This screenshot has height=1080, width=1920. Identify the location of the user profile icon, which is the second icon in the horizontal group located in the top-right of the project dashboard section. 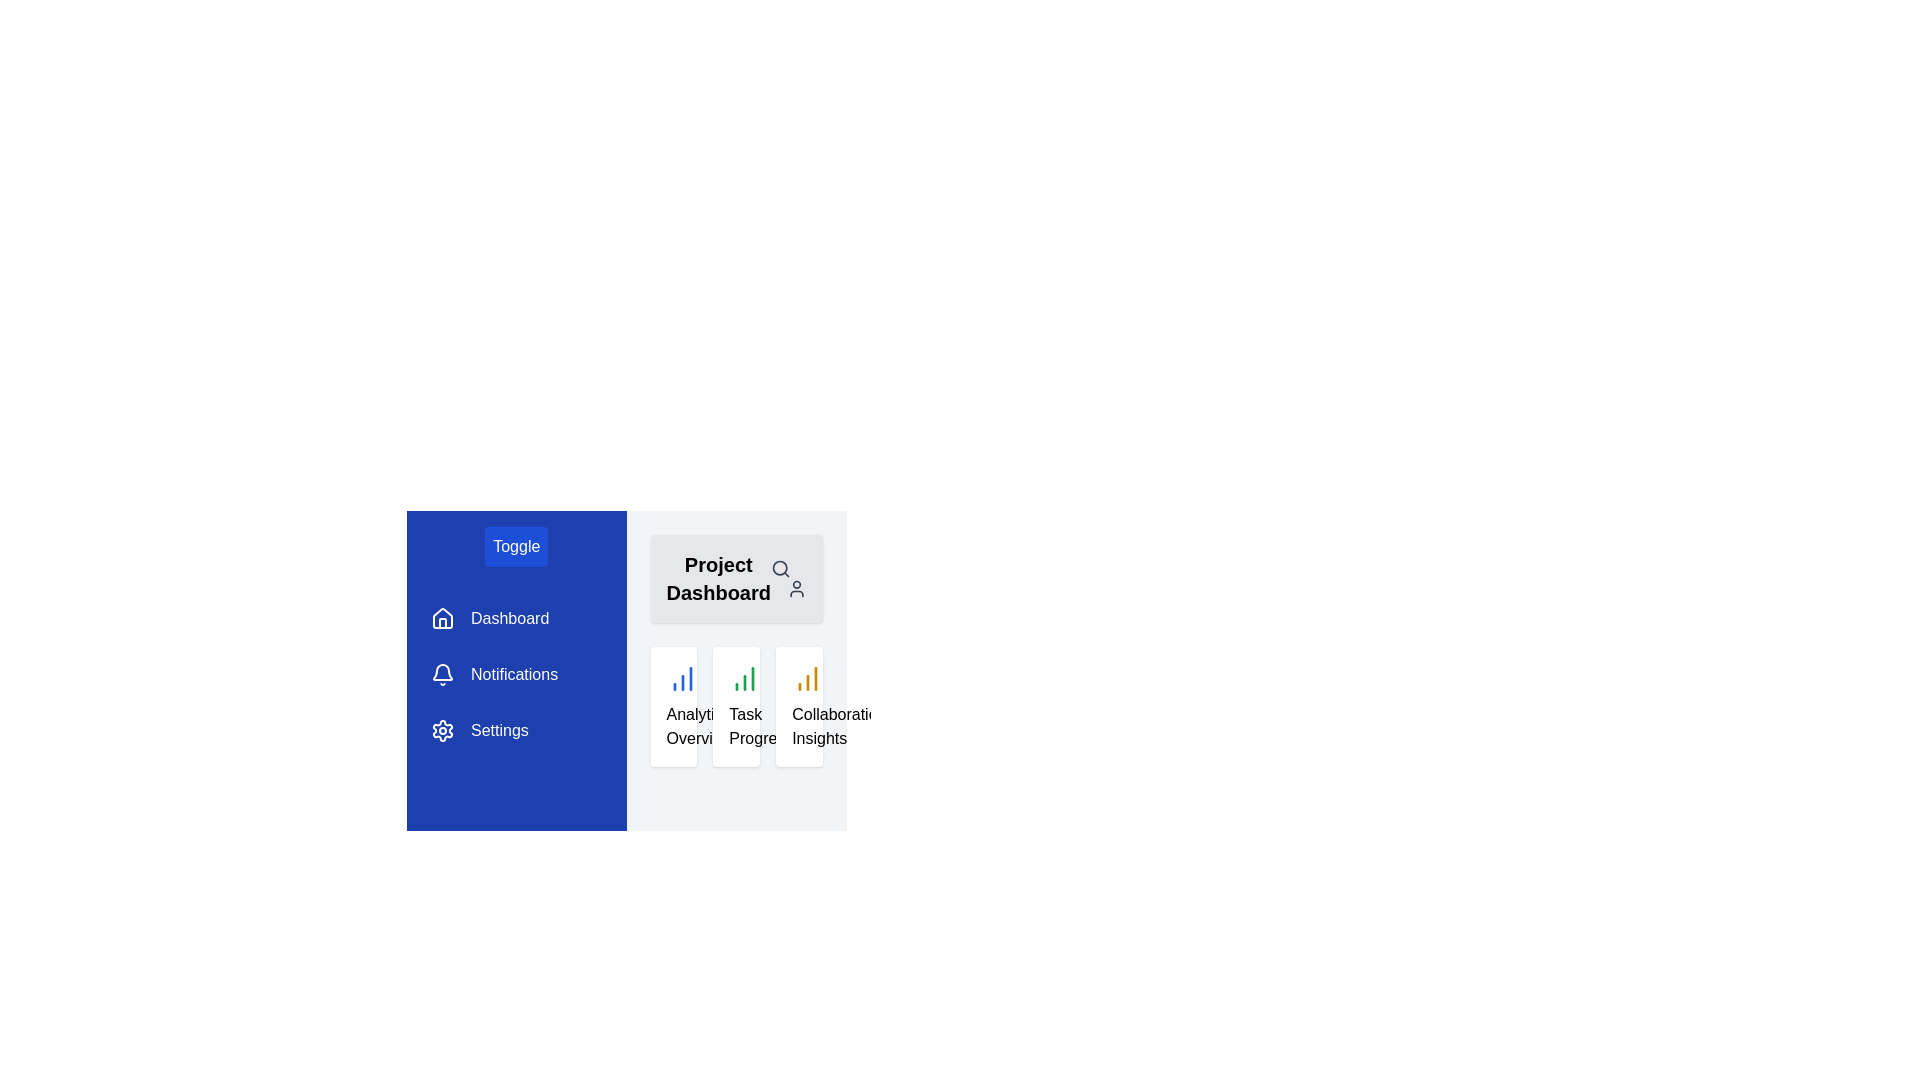
(795, 588).